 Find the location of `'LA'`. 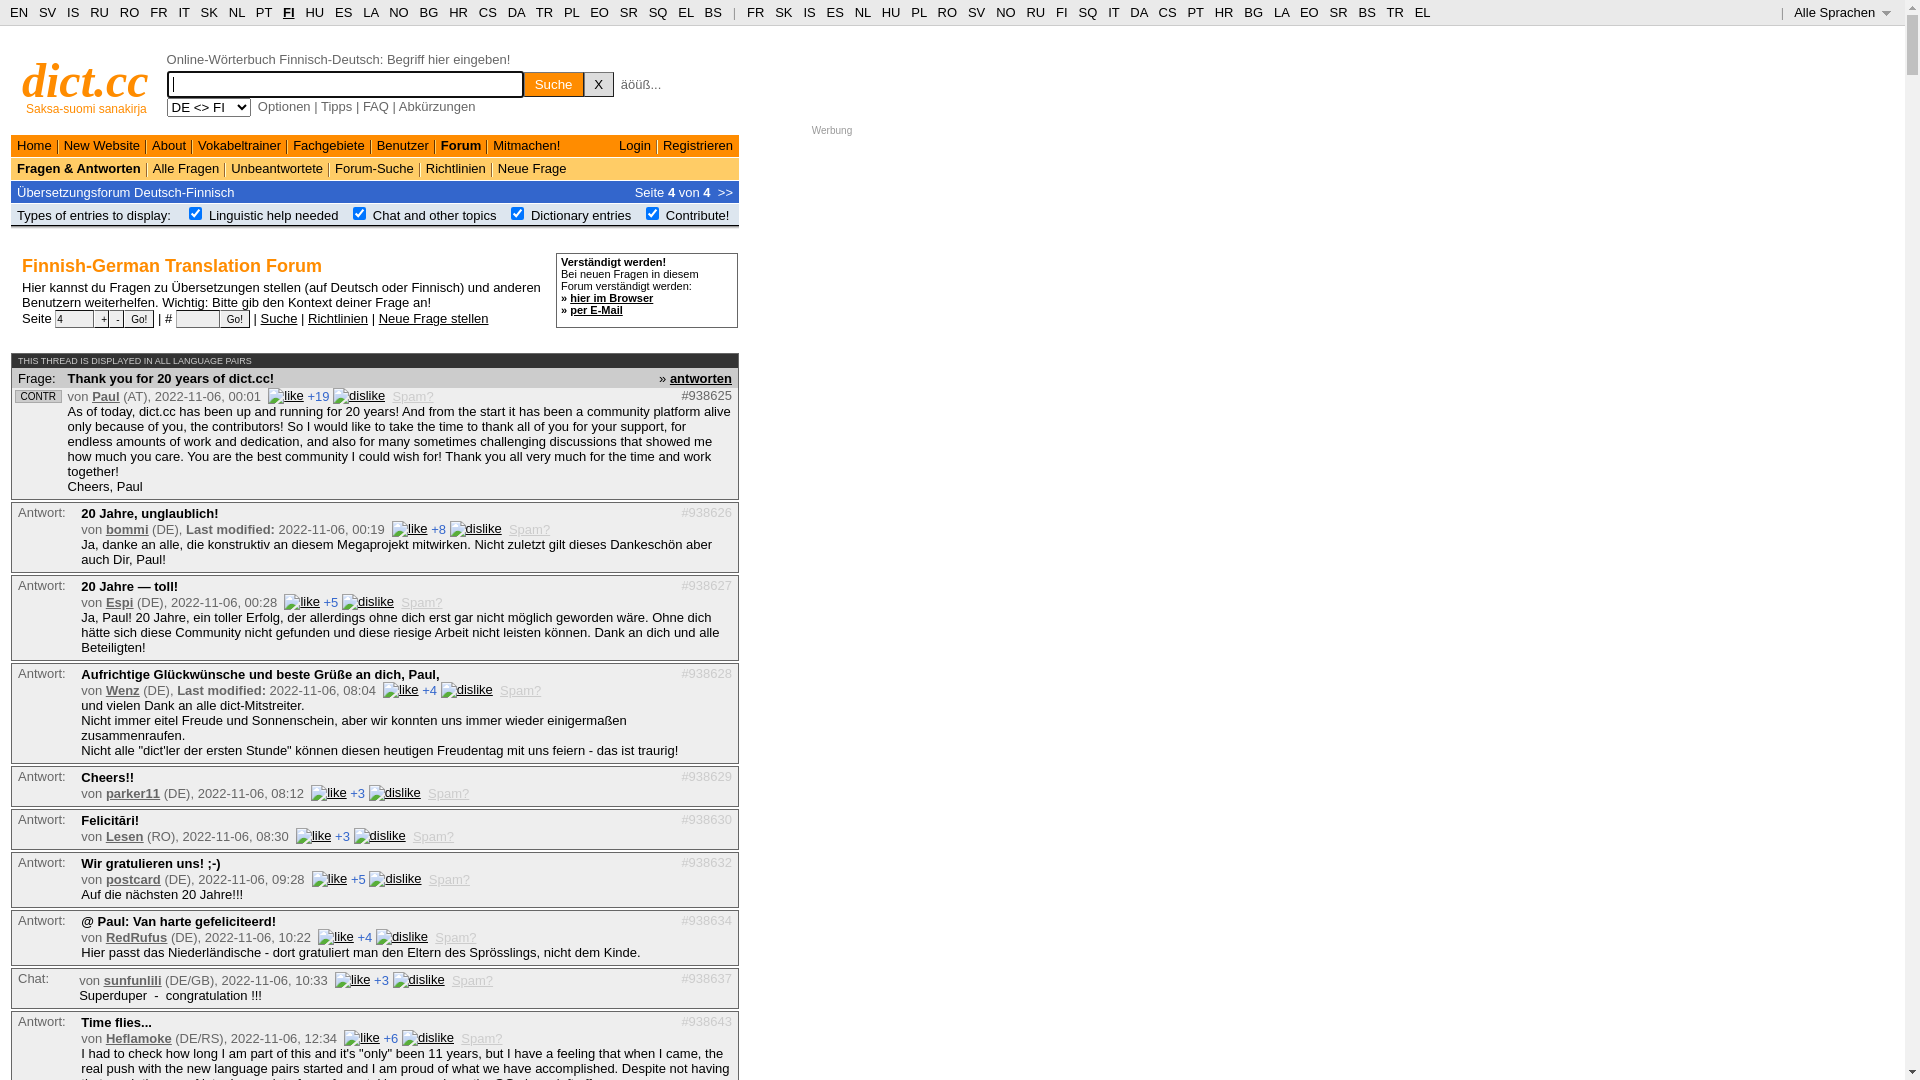

'LA' is located at coordinates (1281, 12).